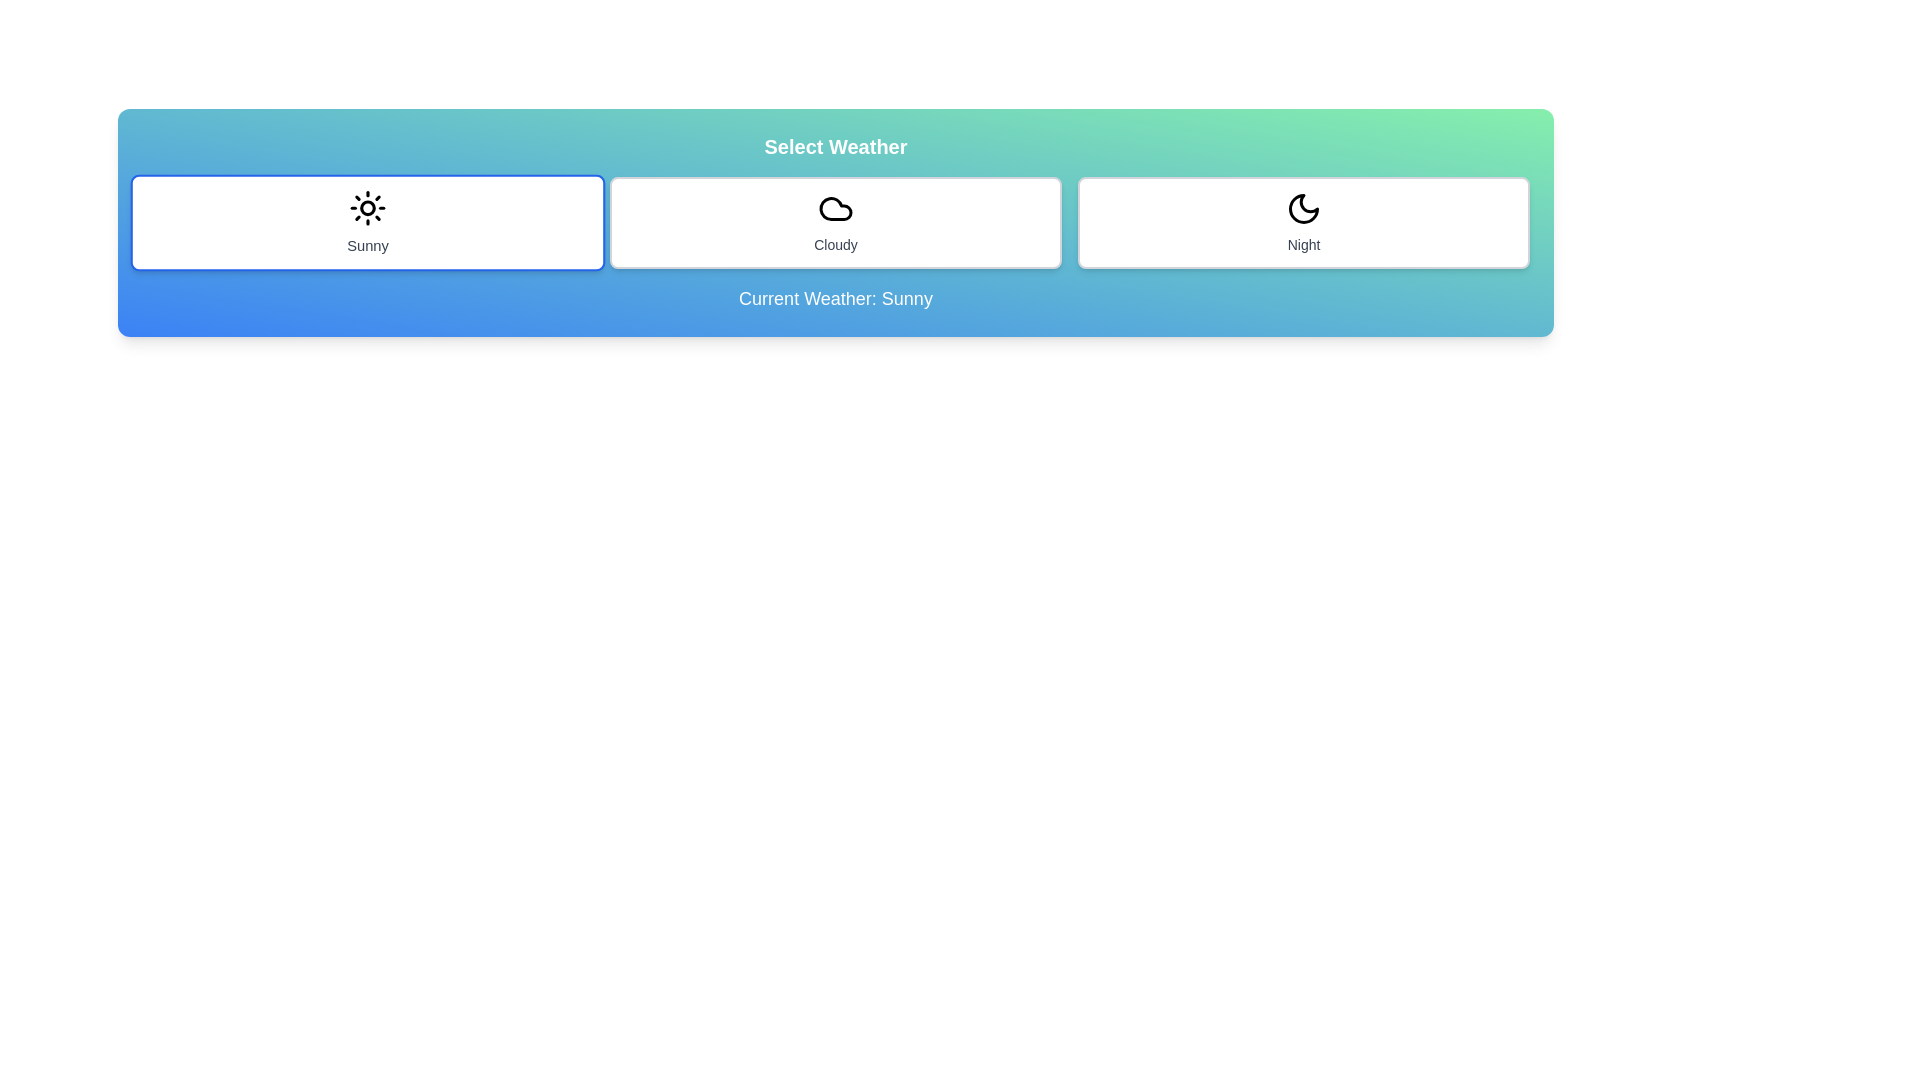  What do you see at coordinates (835, 223) in the screenshot?
I see `the button corresponding to the desired weather option, Cloudy` at bounding box center [835, 223].